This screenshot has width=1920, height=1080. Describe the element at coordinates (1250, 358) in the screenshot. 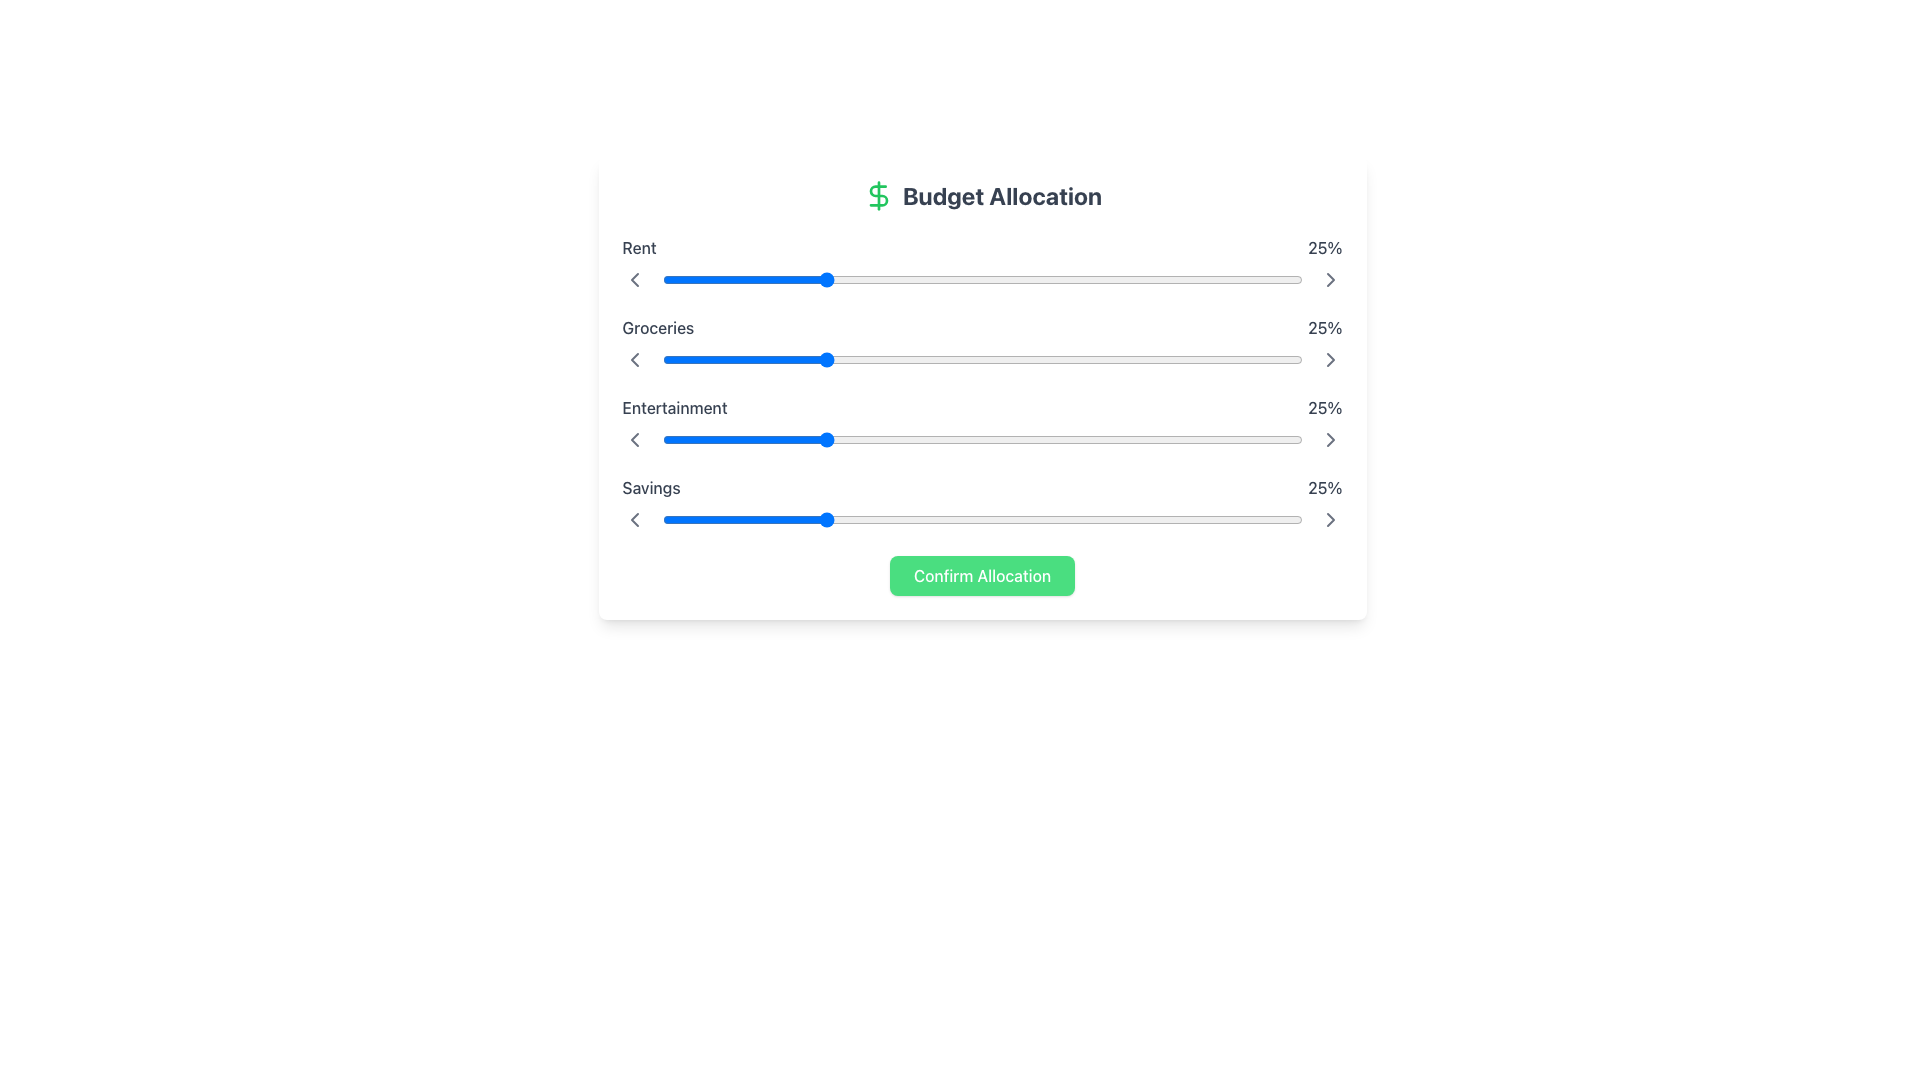

I see `the groceries allocation percentage` at that location.